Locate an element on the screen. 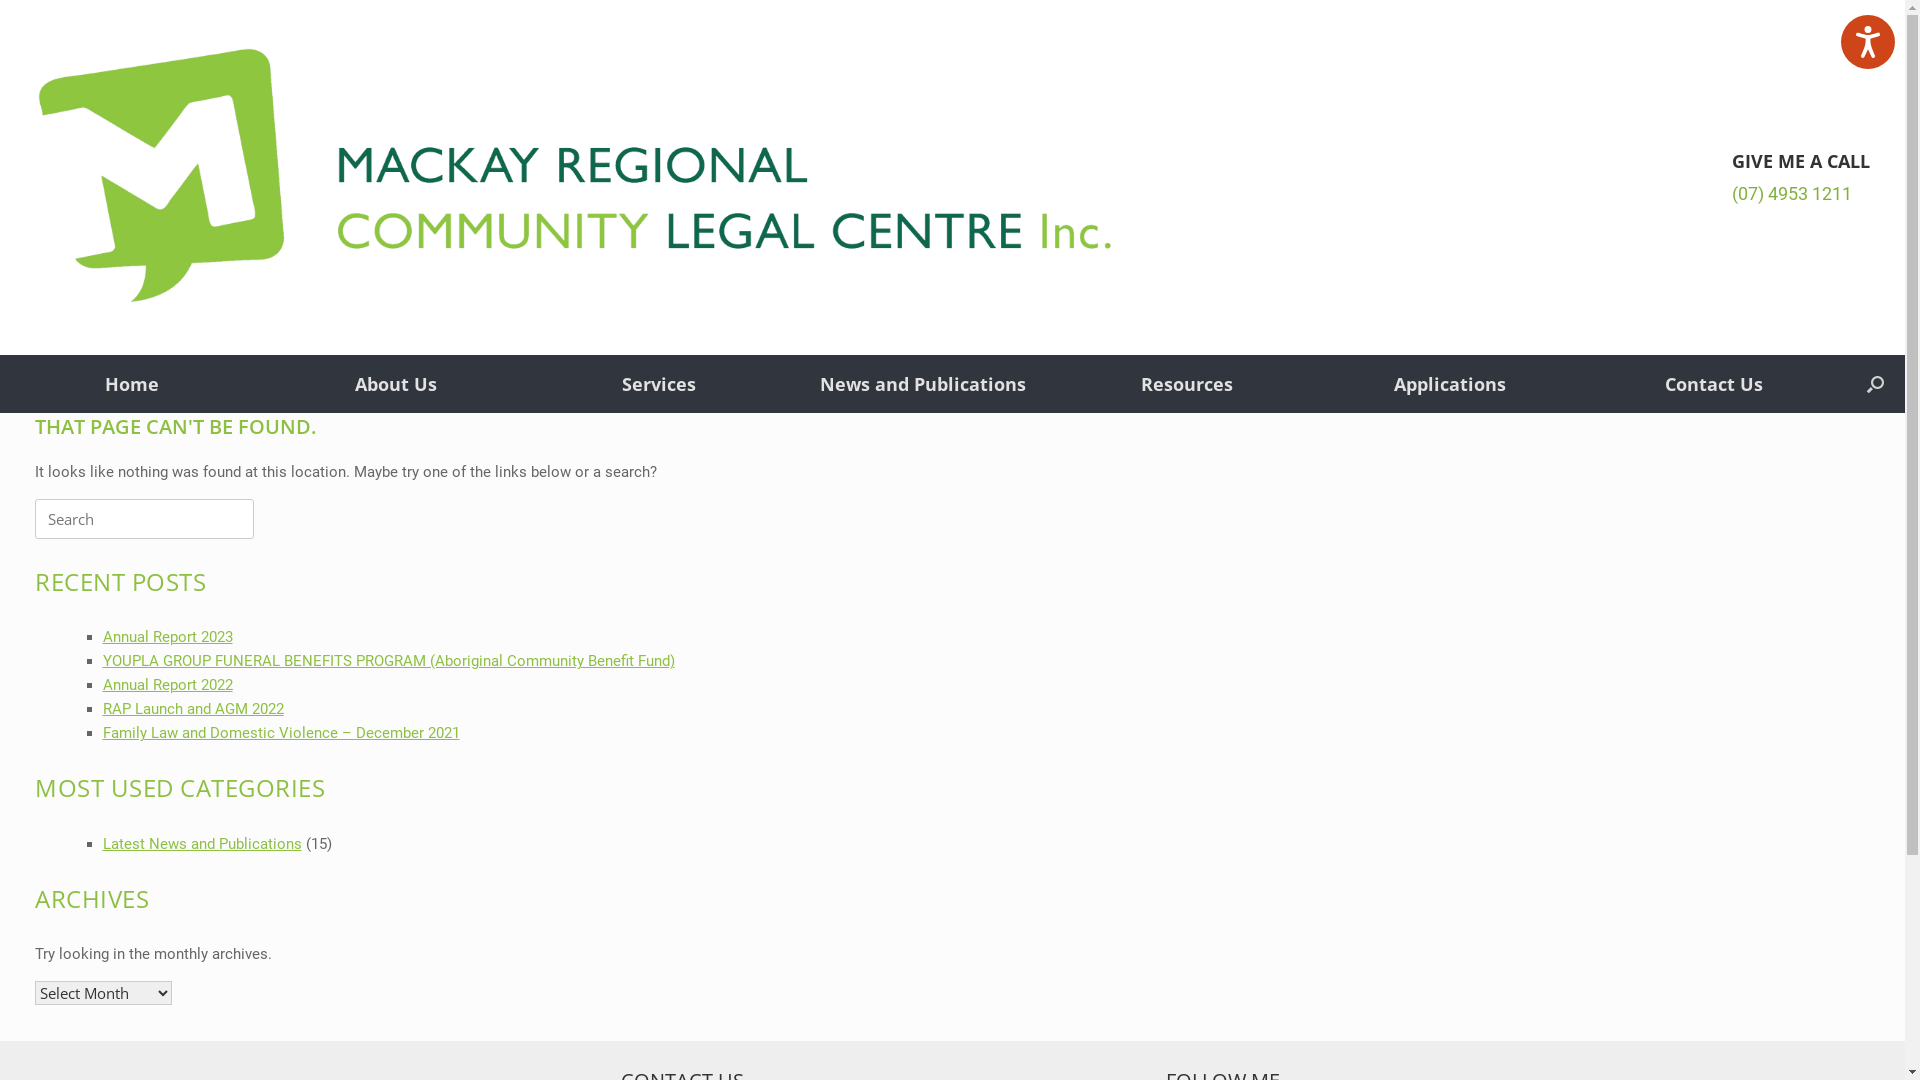 The image size is (1920, 1080). 'Applications' is located at coordinates (1450, 384).